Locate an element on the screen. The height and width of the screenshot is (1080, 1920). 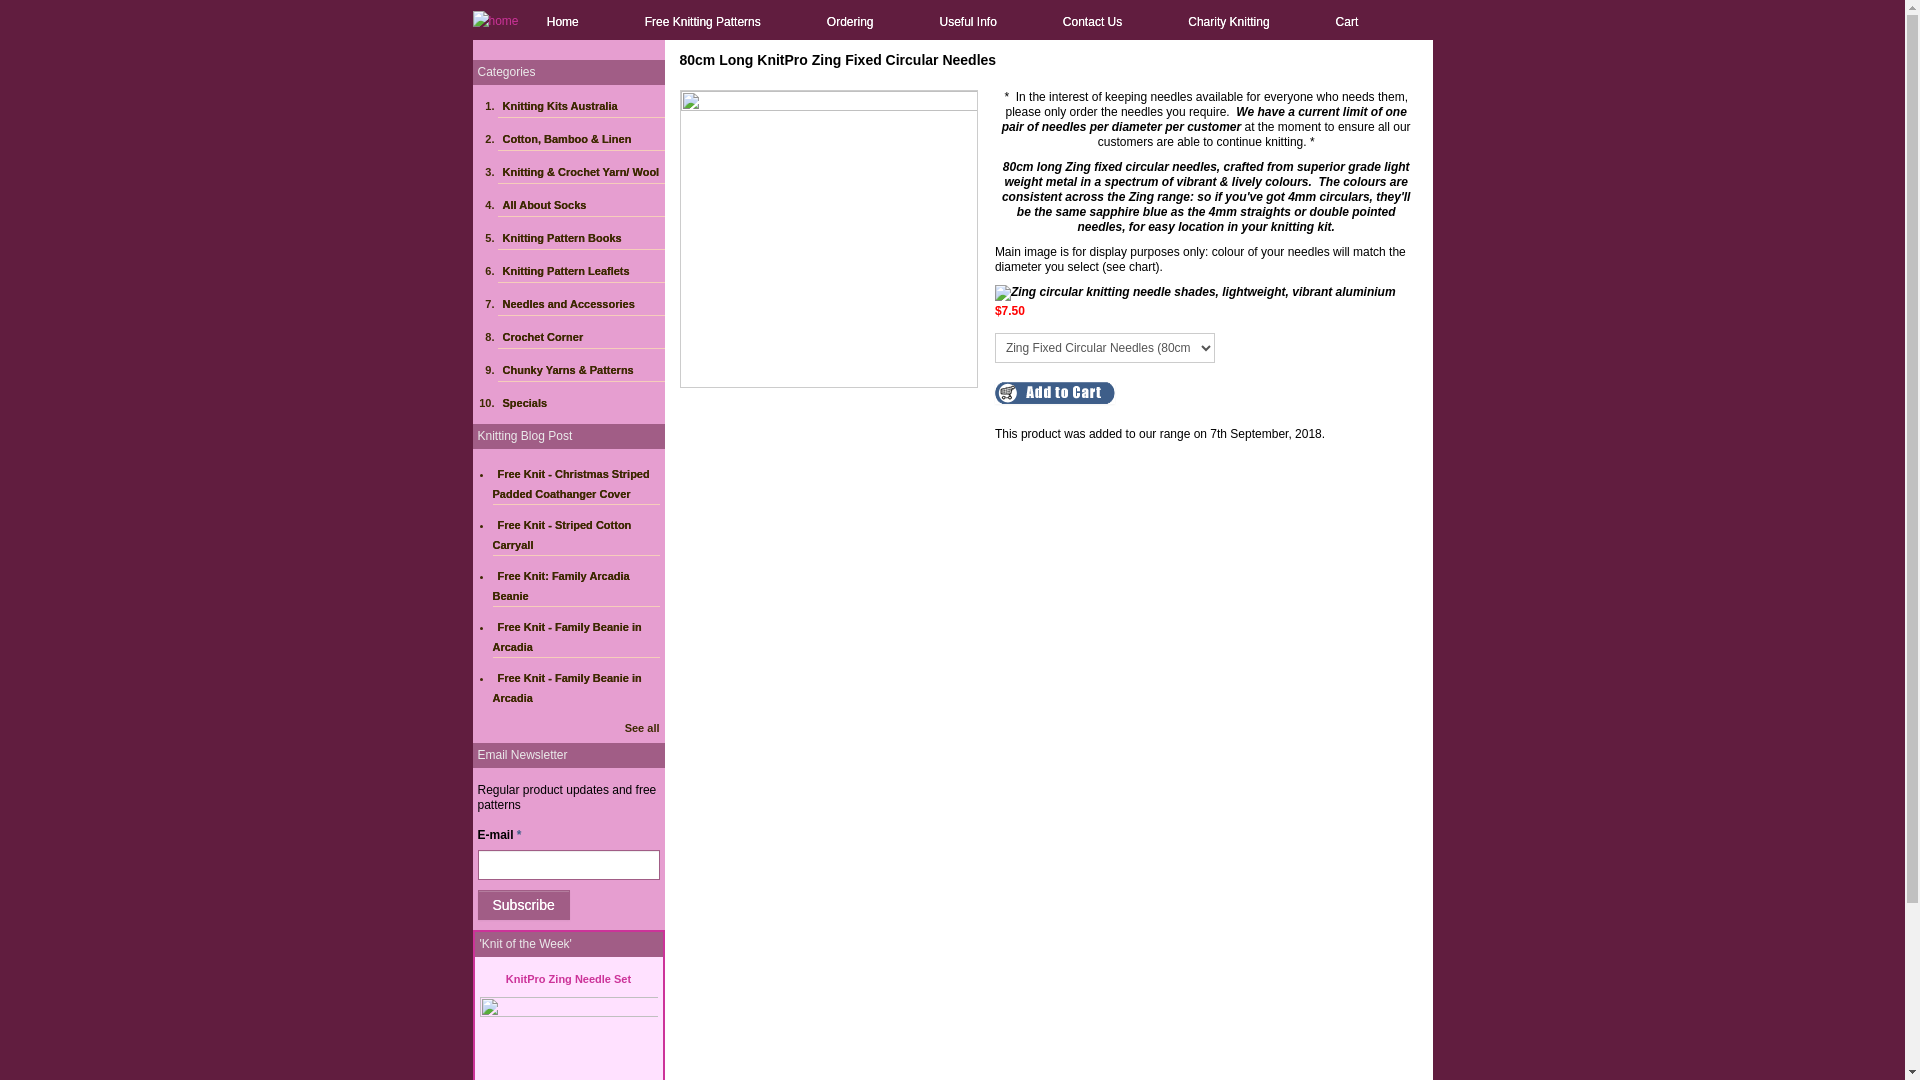
'Knitting Pattern Books' is located at coordinates (580, 237).